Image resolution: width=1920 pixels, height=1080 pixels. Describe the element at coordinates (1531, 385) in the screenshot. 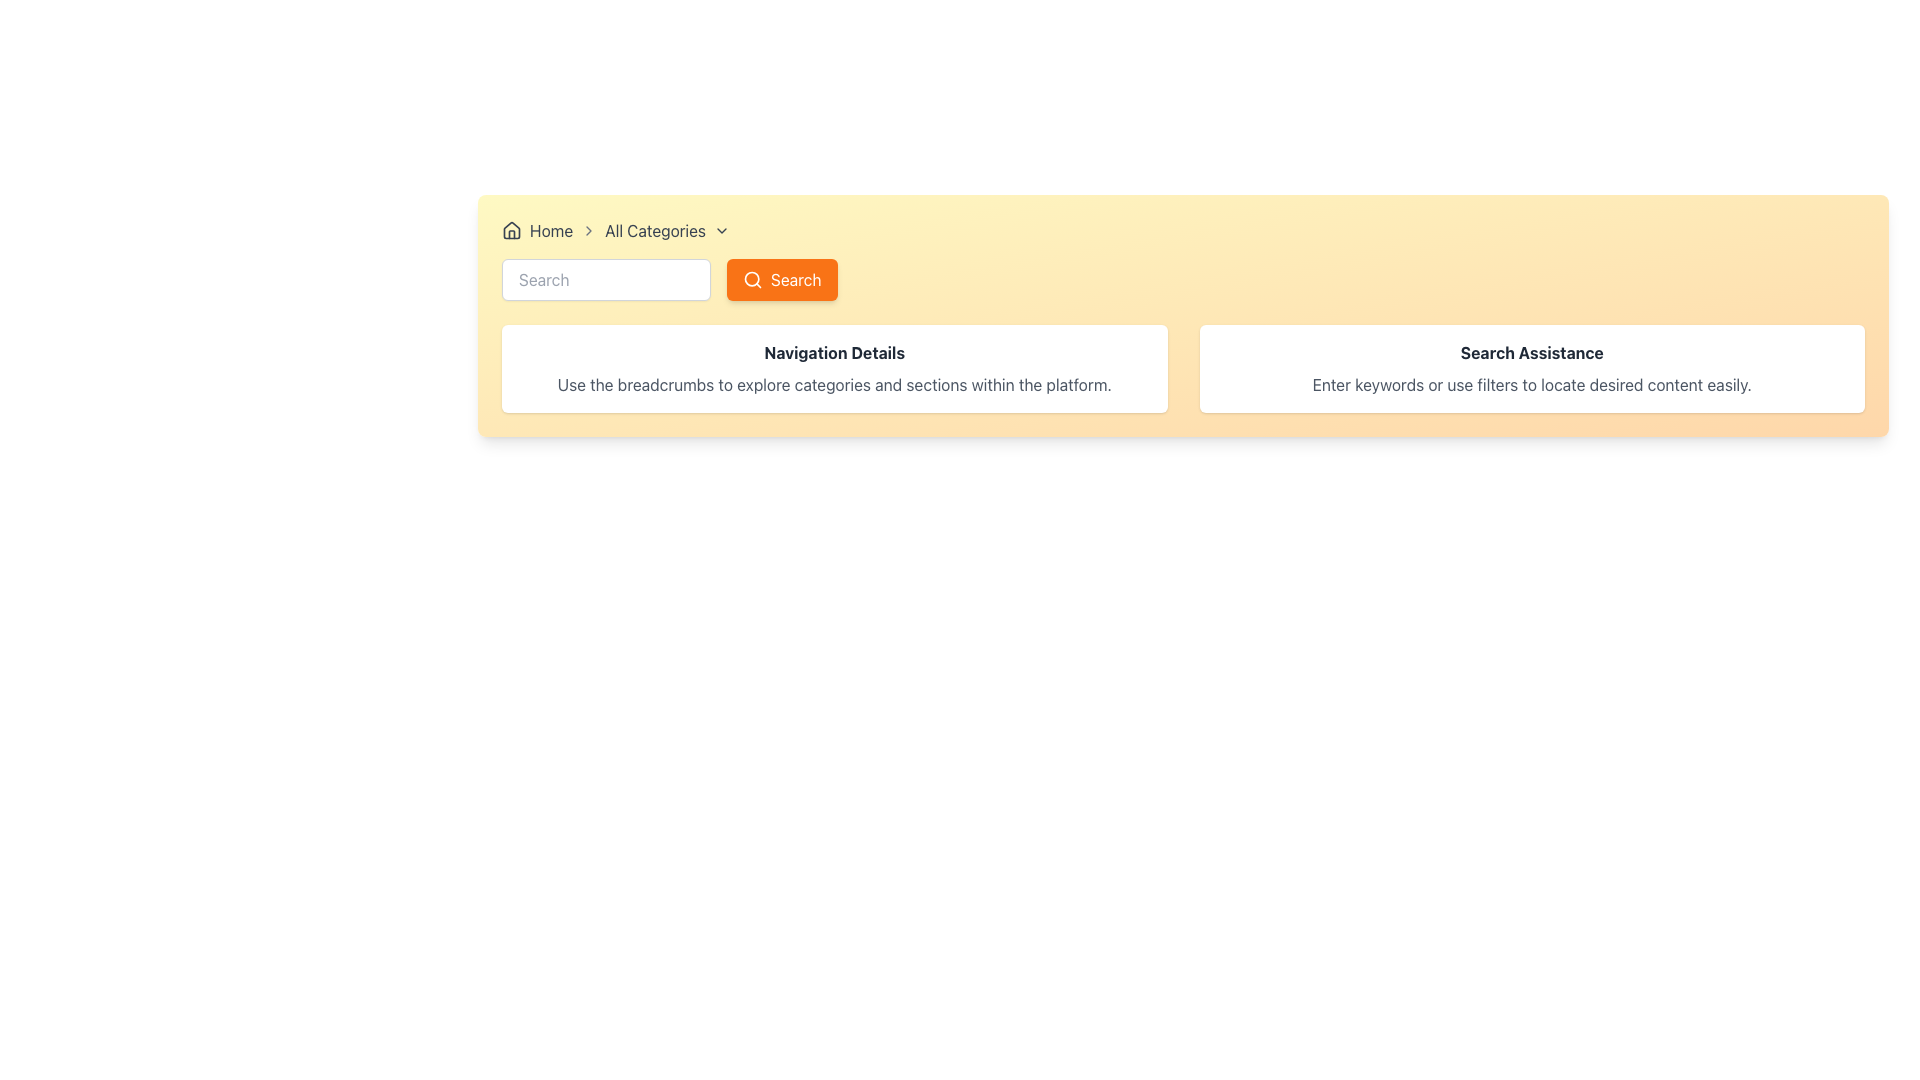

I see `text block containing 'Enter keywords or use filters to locate desired content easily.' located below the 'Search Assistance' heading` at that location.